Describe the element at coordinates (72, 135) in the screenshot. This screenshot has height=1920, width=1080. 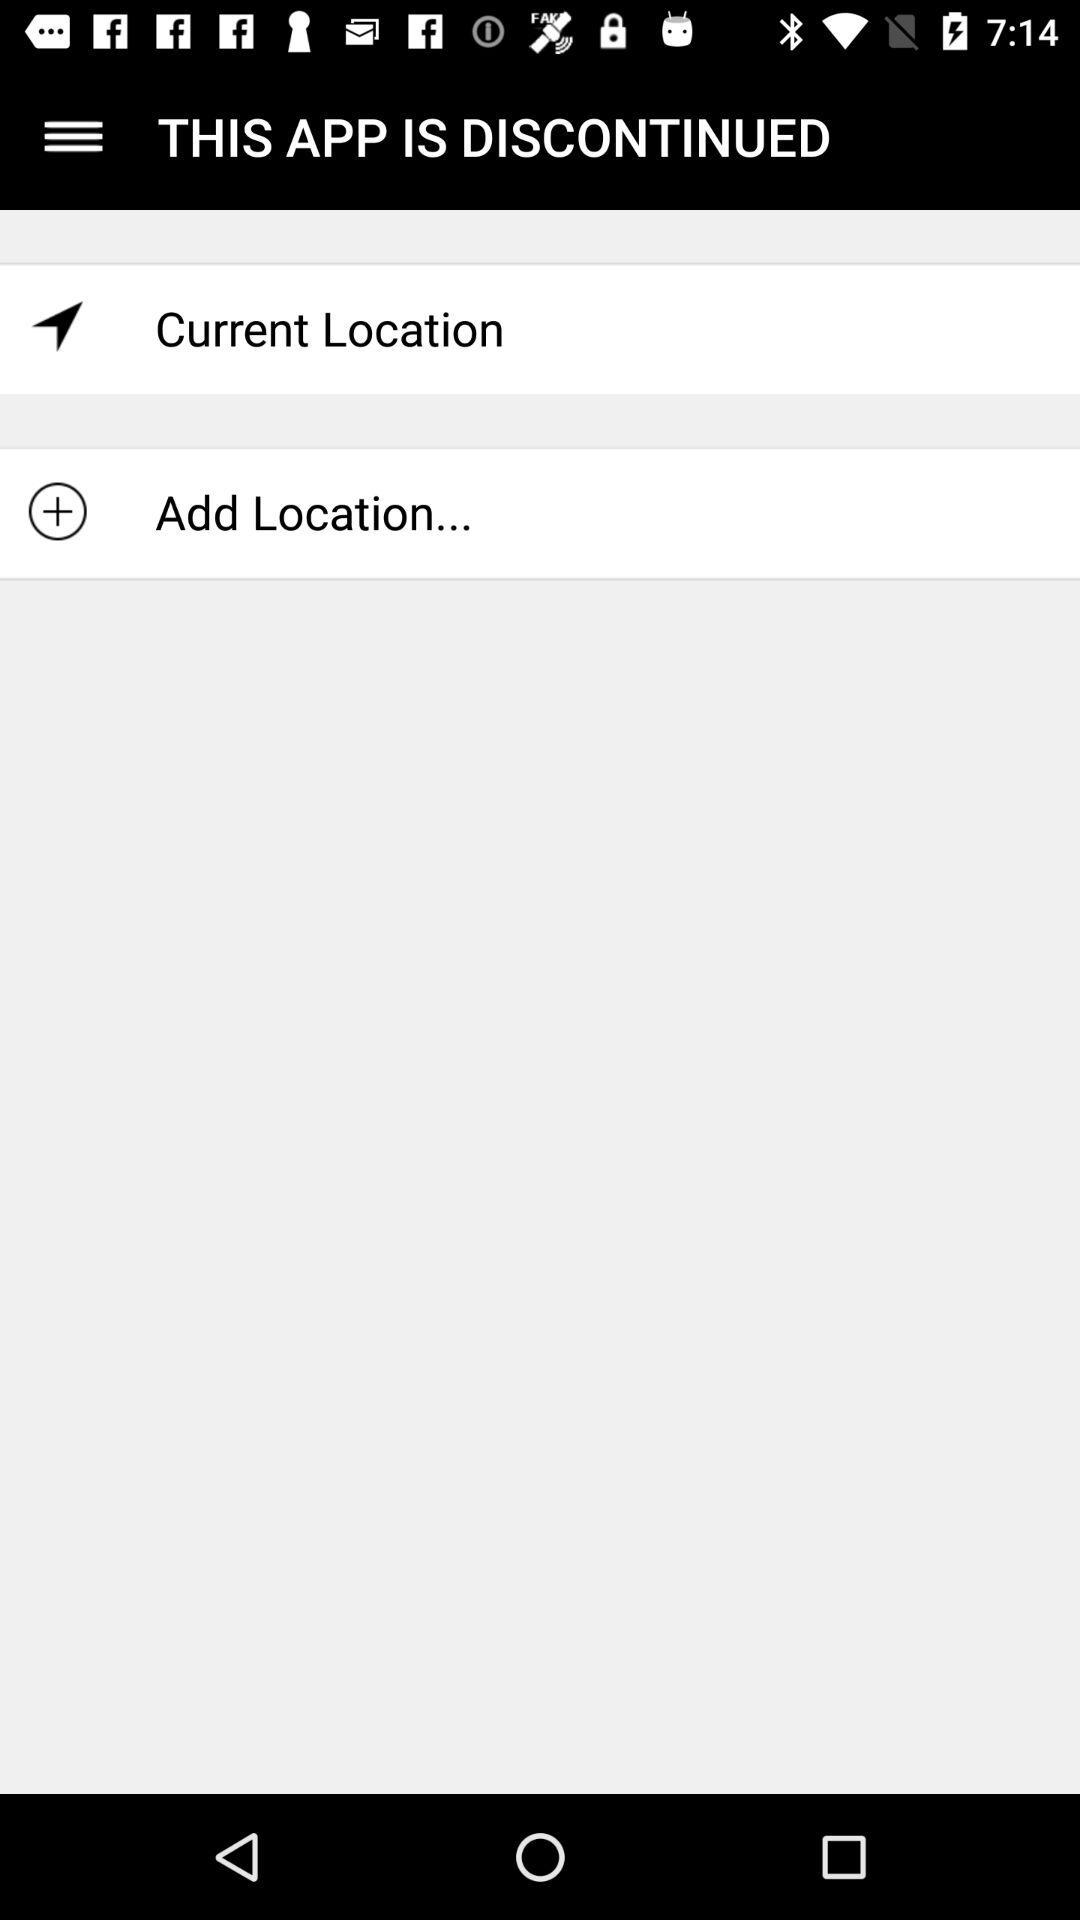
I see `open the menu` at that location.